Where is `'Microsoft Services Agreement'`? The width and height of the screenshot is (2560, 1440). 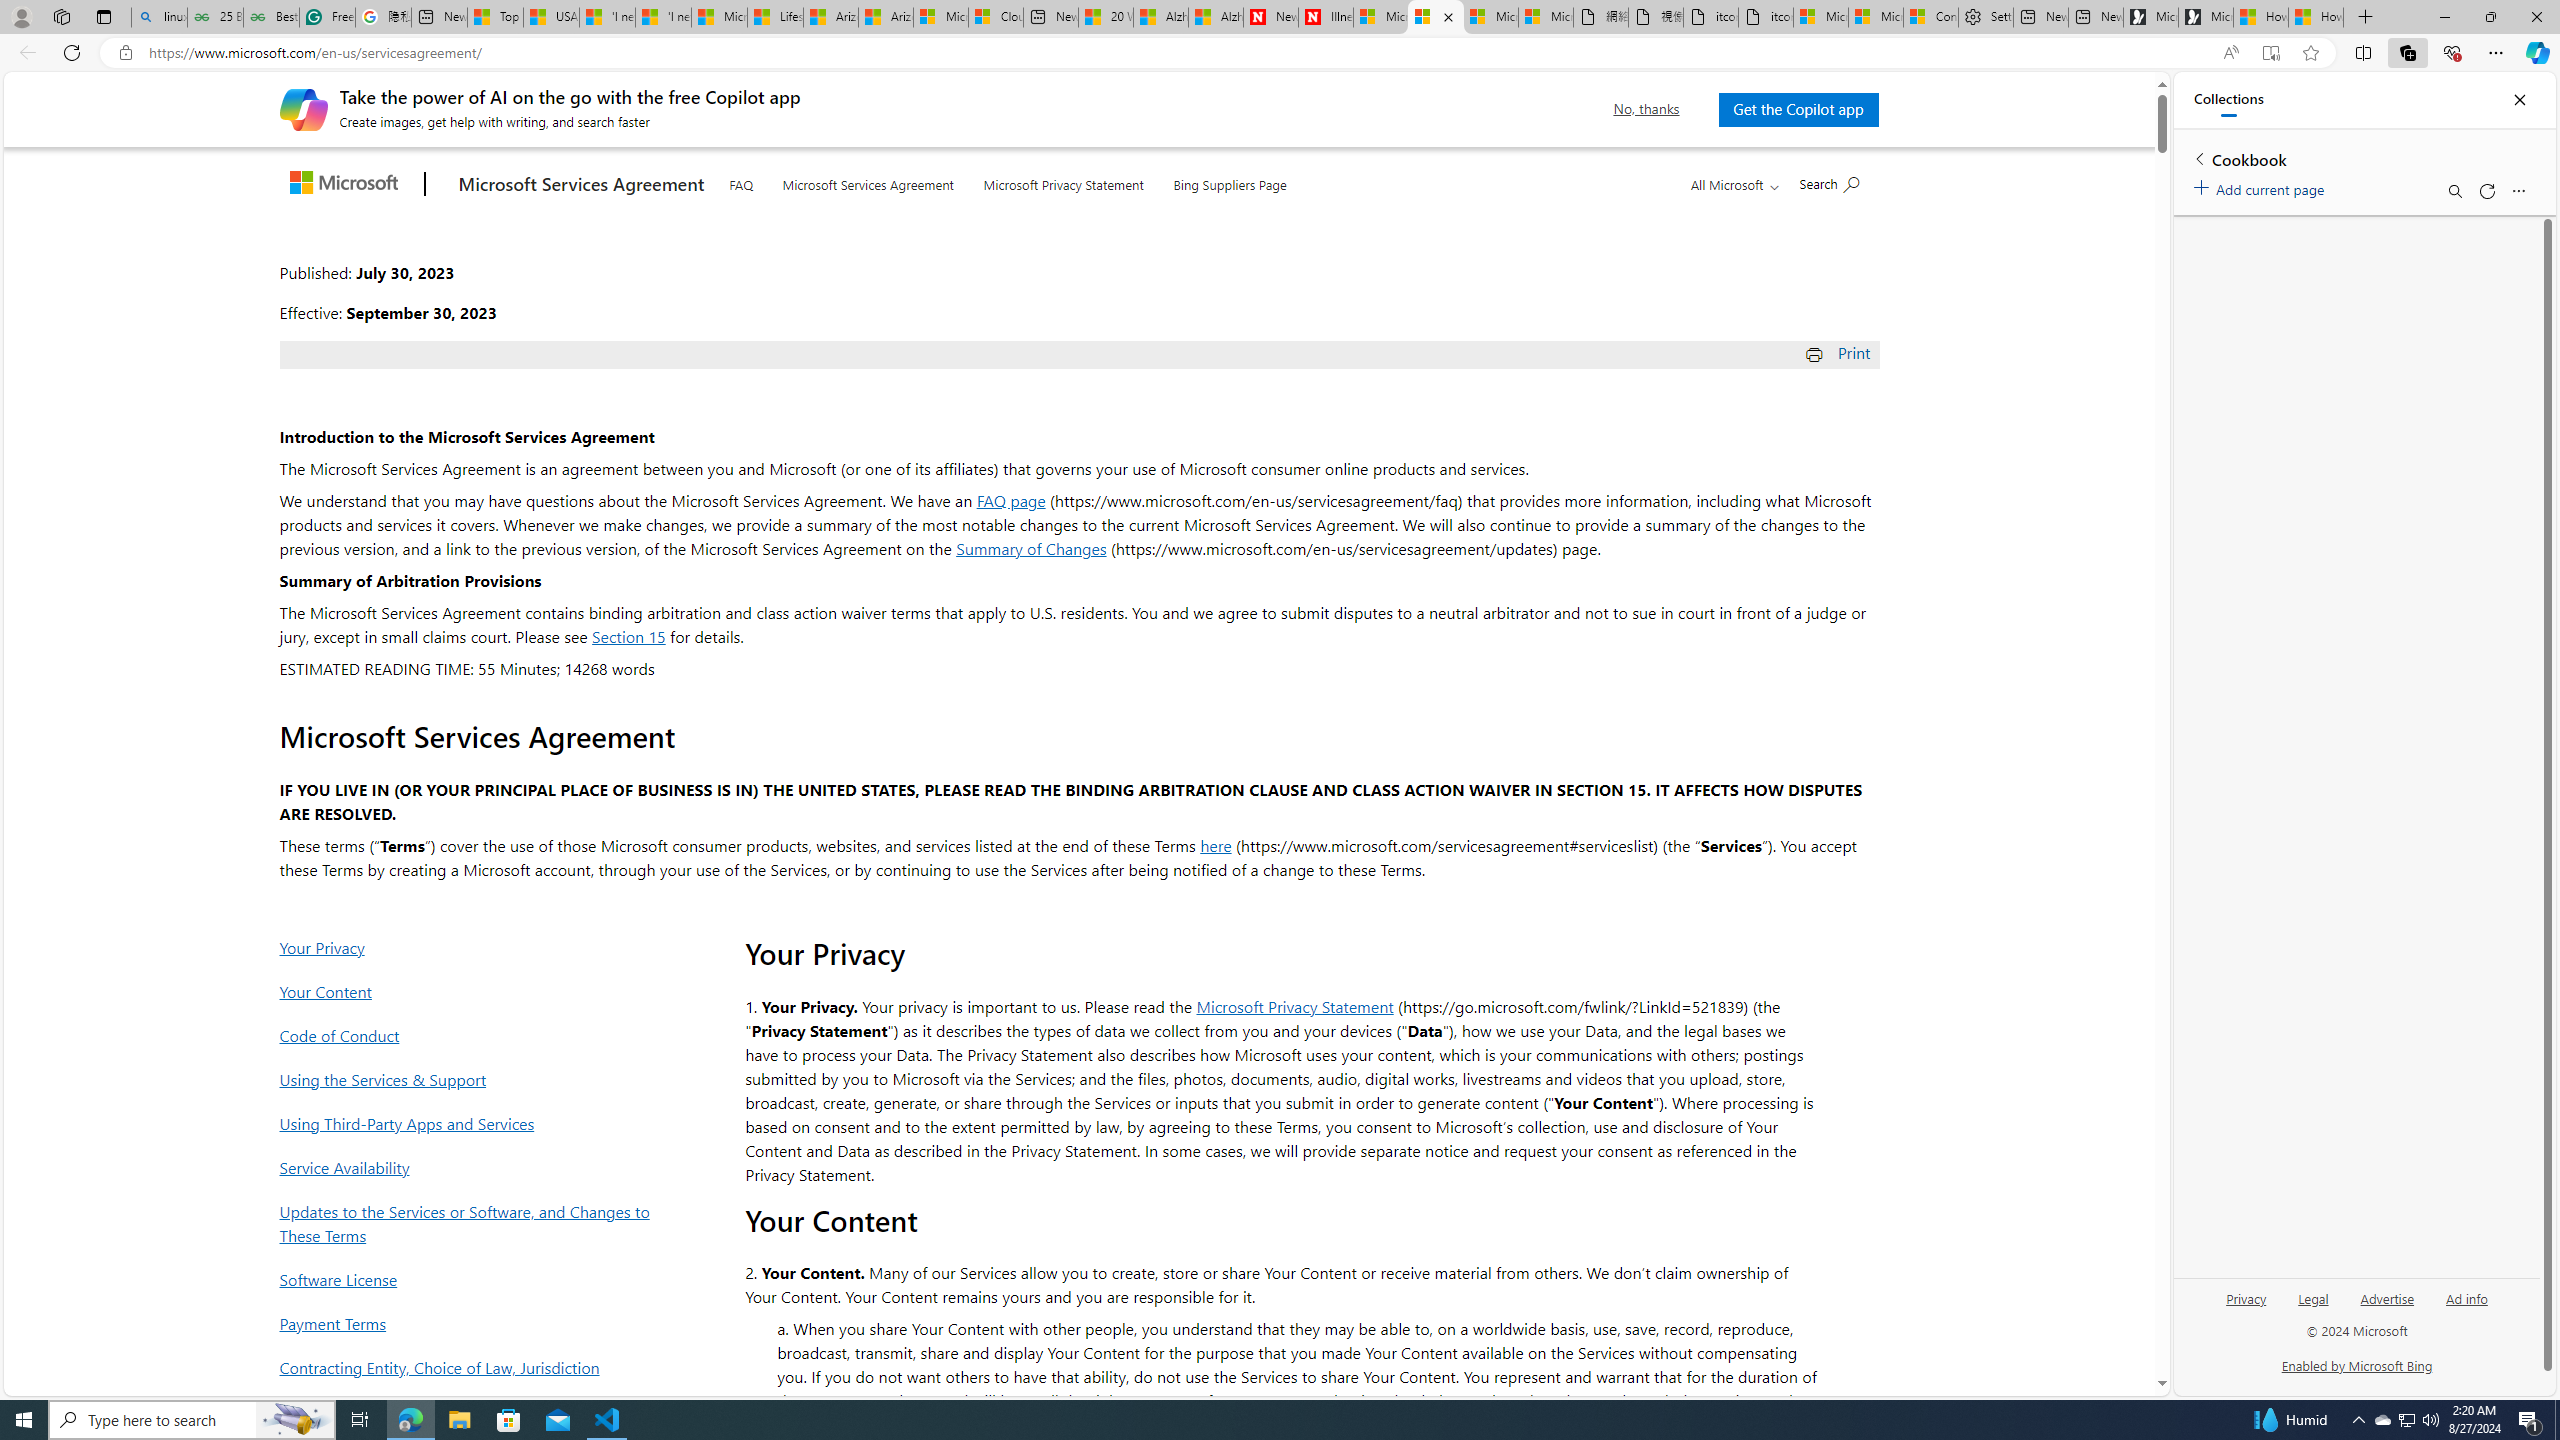
'Microsoft Services Agreement' is located at coordinates (868, 181).